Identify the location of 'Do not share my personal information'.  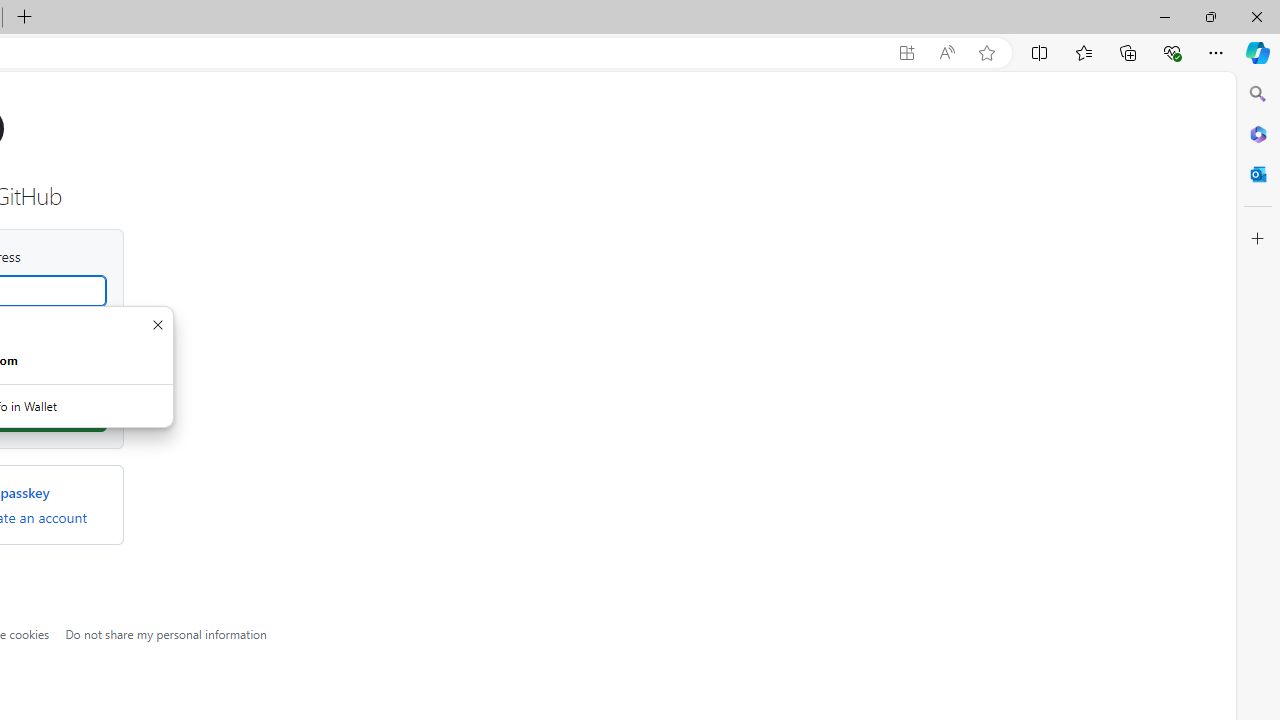
(166, 633).